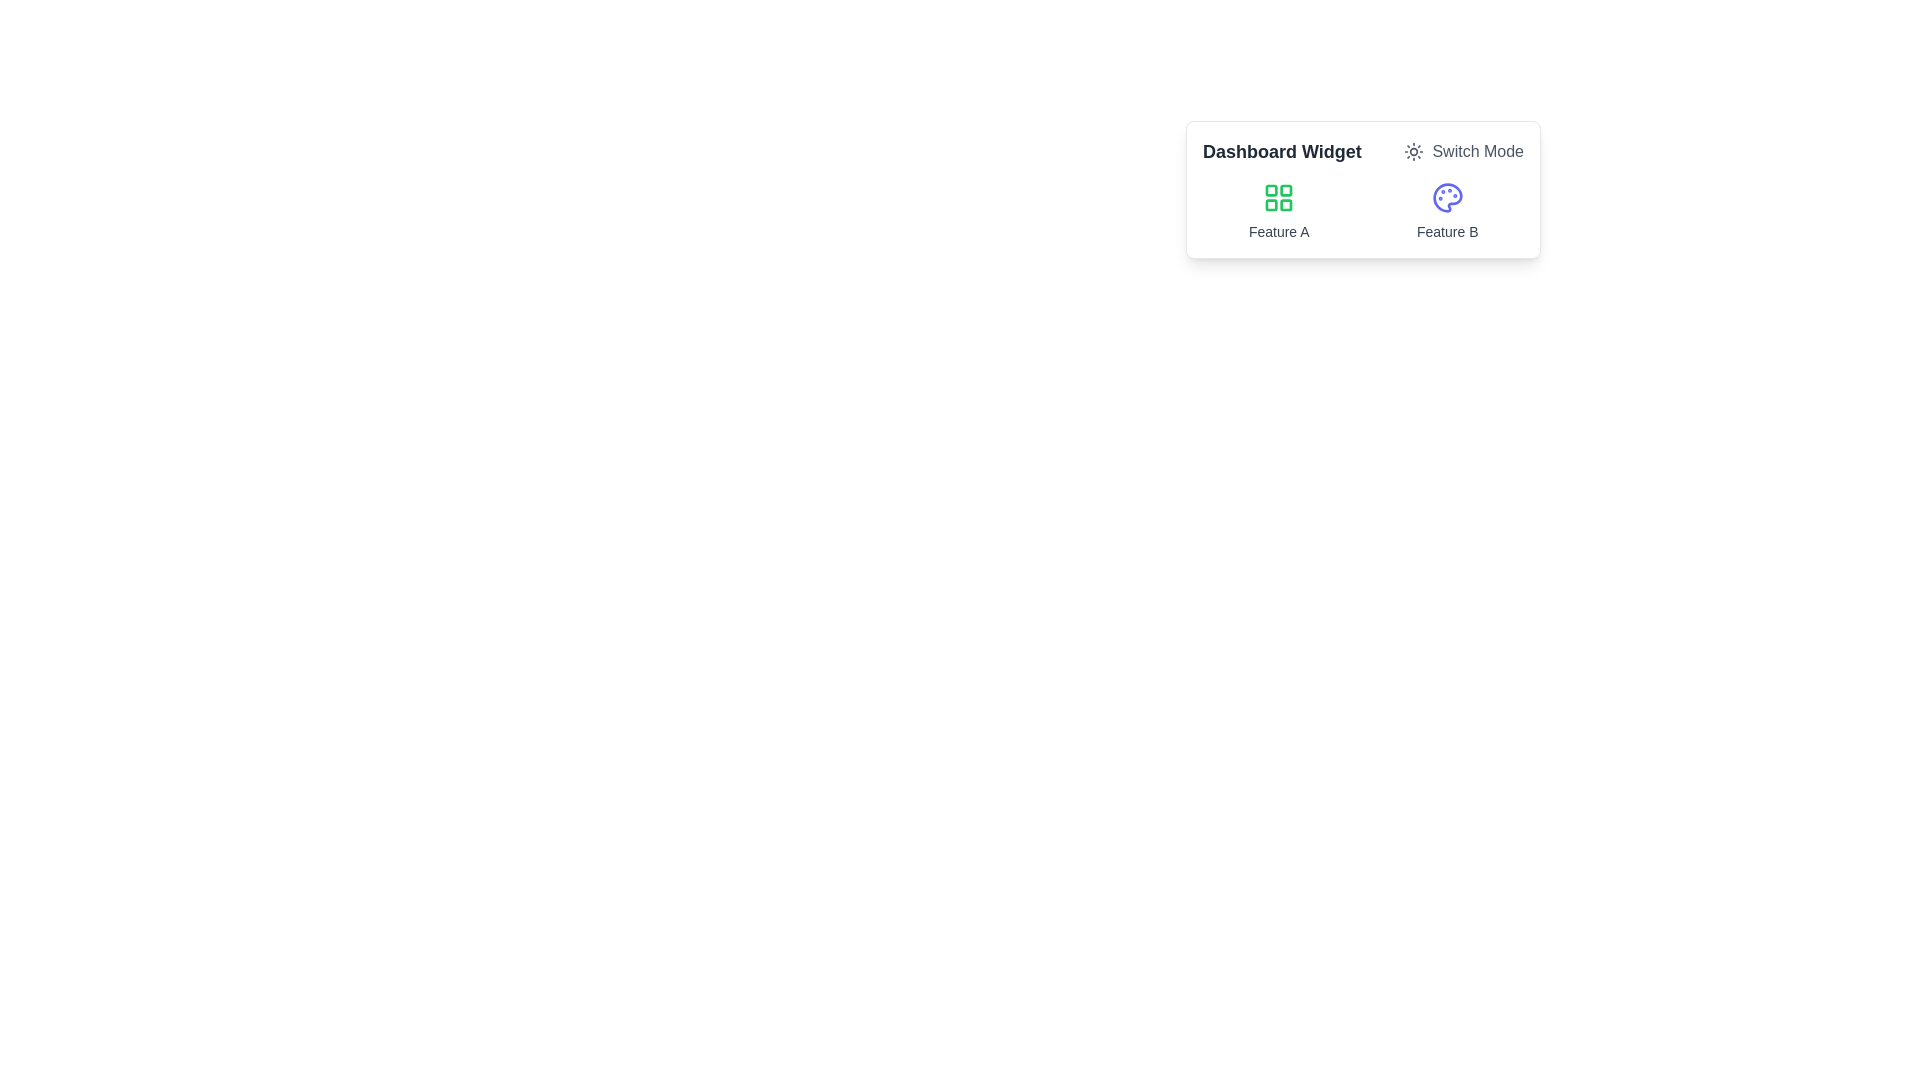 This screenshot has height=1080, width=1920. What do you see at coordinates (1271, 205) in the screenshot?
I see `the small green square with rounded corners located in the bottom-left corner of the 2x2 grid underneath the 'Feature A' label` at bounding box center [1271, 205].